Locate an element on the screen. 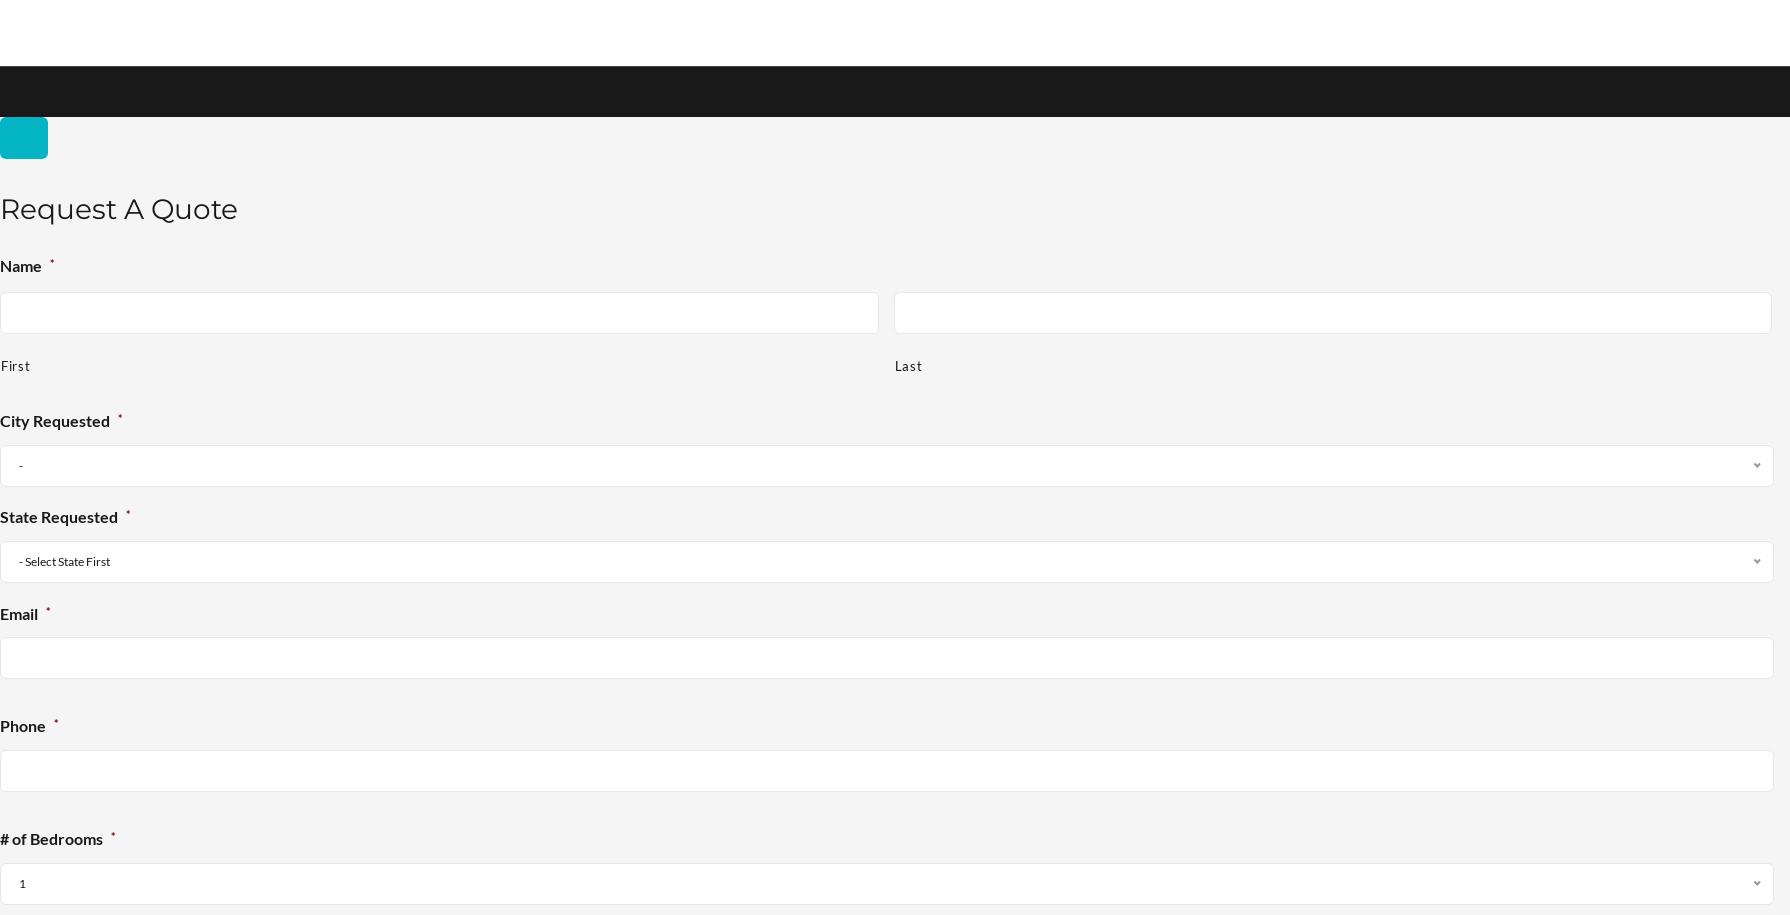  '# of Bedrooms' is located at coordinates (51, 839).